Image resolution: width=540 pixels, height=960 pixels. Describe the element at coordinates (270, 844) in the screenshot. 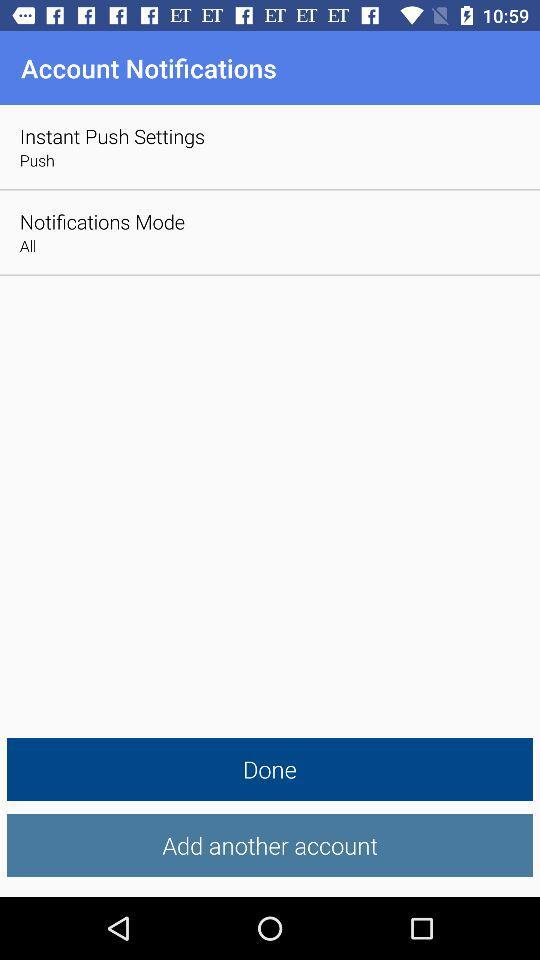

I see `the add another account icon` at that location.